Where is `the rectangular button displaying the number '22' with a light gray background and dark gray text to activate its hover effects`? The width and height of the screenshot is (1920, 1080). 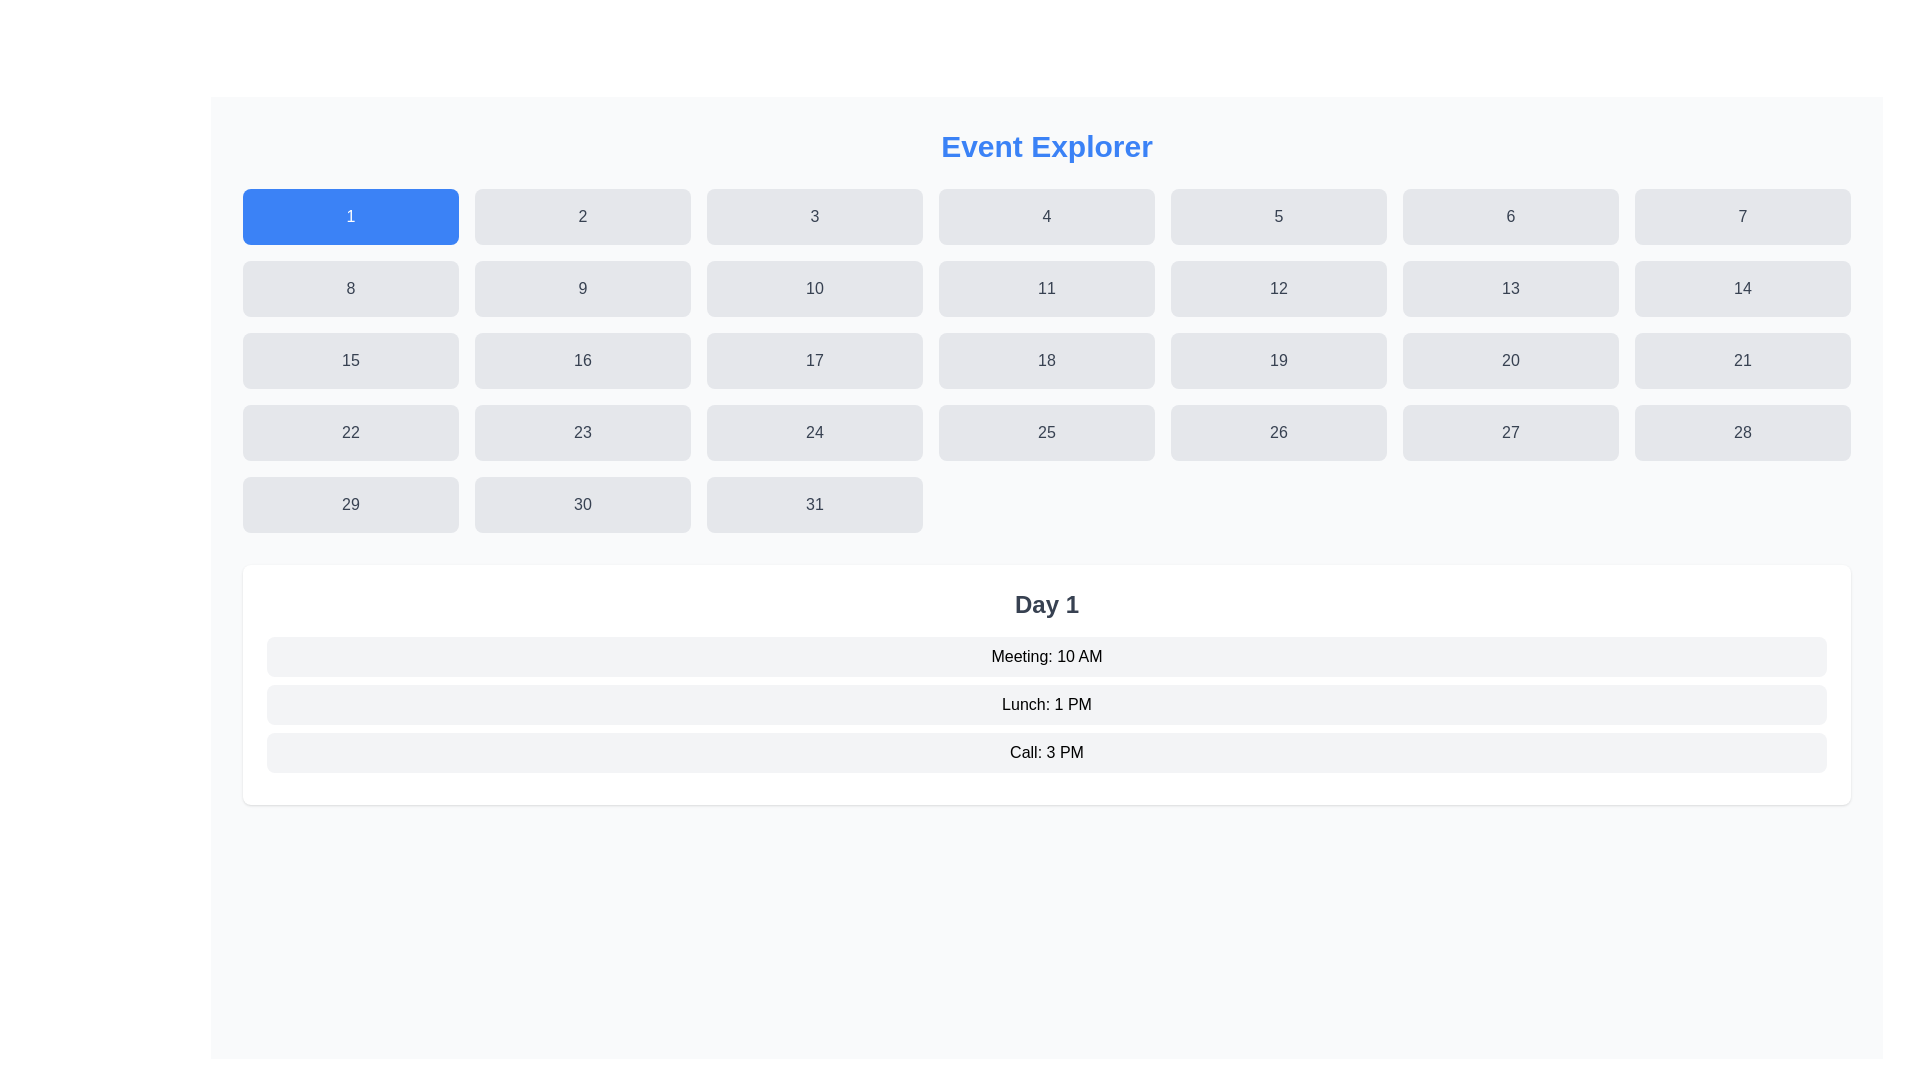 the rectangular button displaying the number '22' with a light gray background and dark gray text to activate its hover effects is located at coordinates (350, 431).